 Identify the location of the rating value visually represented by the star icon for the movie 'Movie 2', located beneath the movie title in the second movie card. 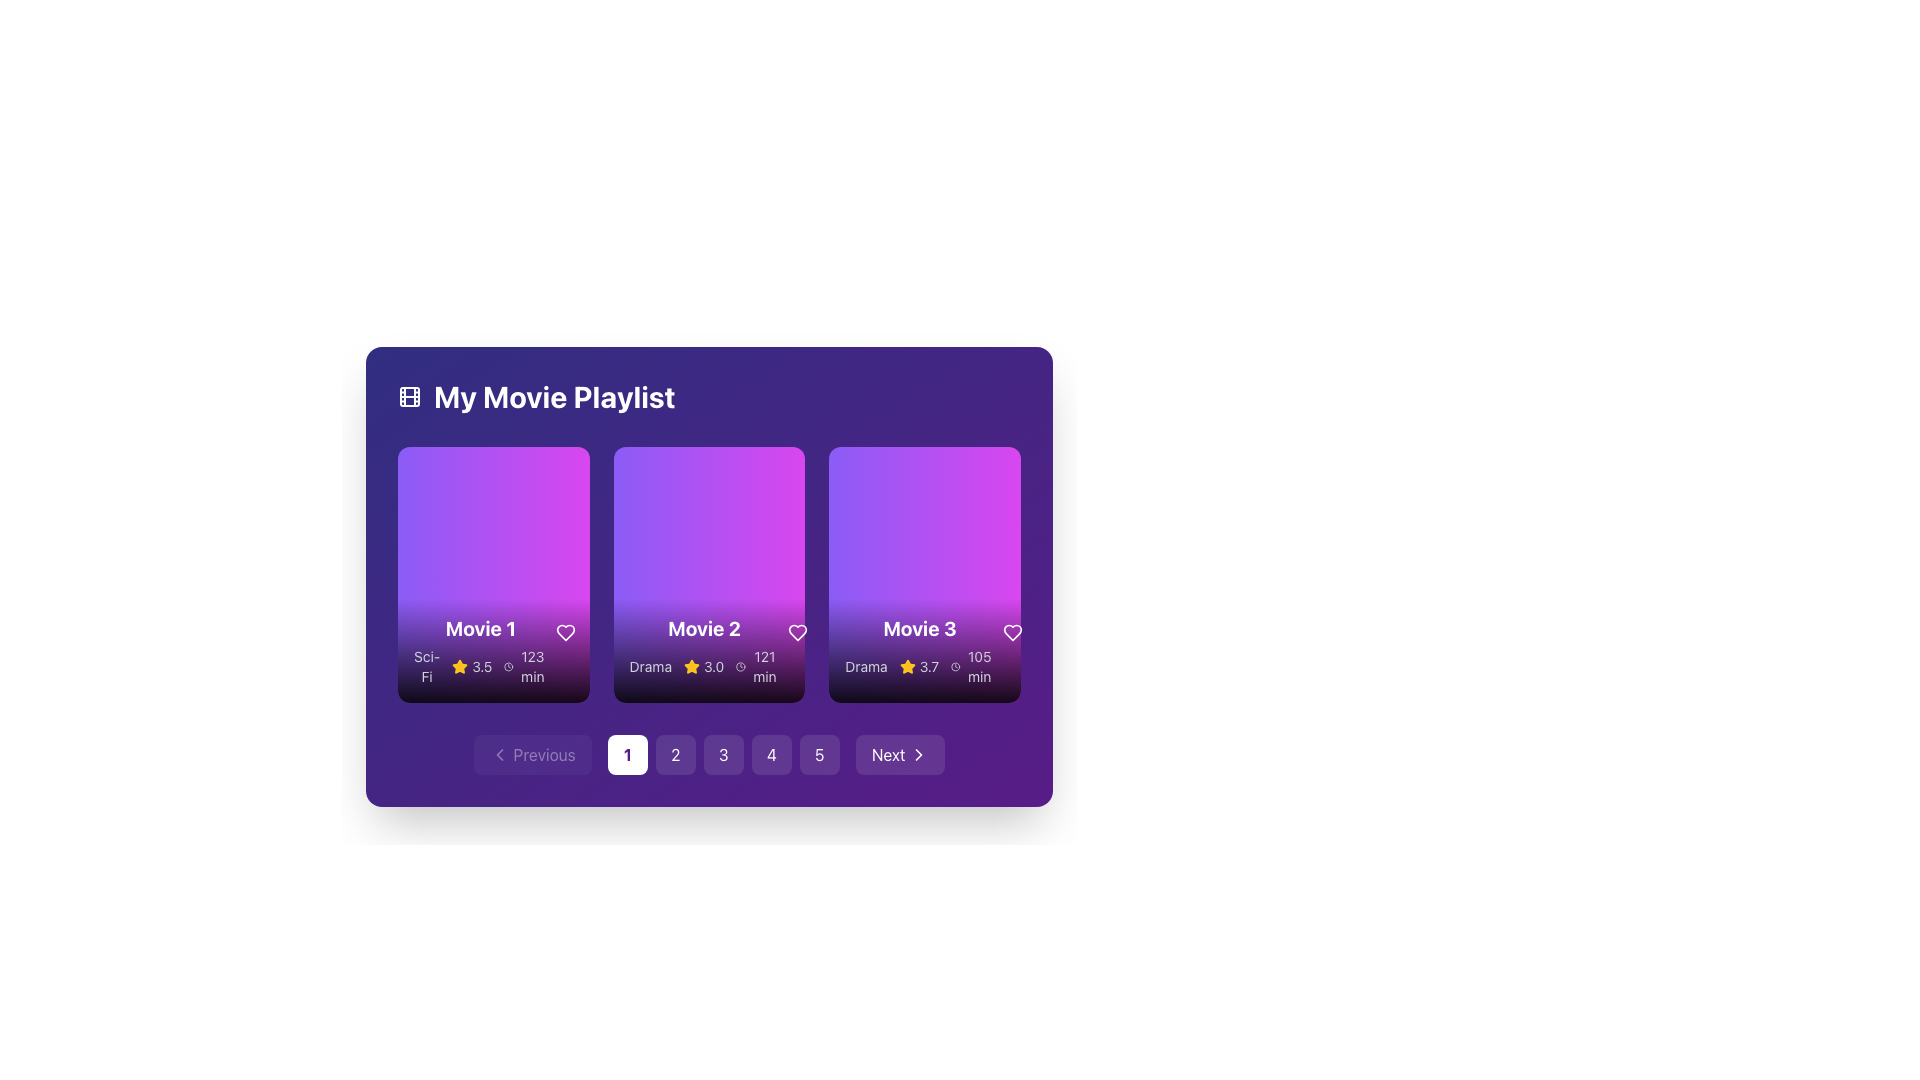
(691, 666).